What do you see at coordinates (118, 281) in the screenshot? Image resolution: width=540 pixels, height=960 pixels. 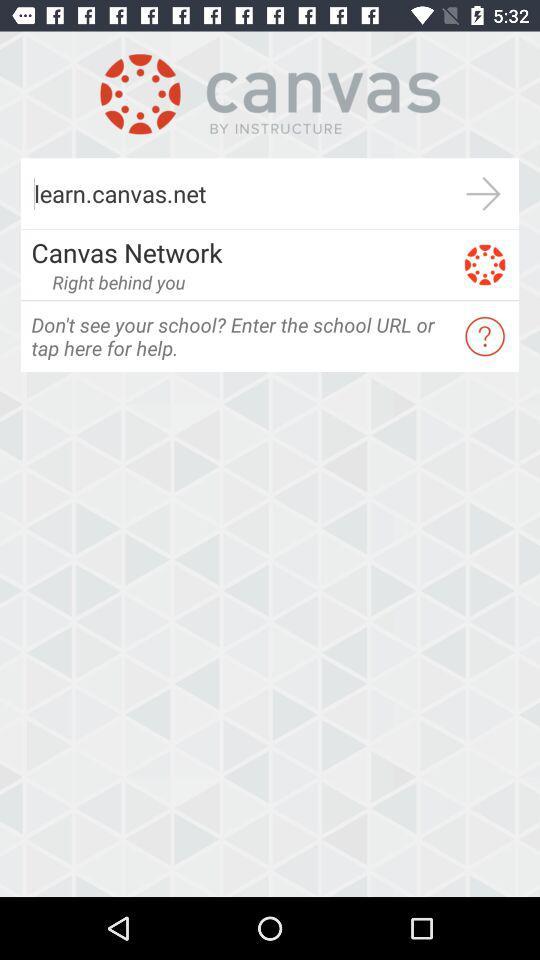 I see `item at the top left corner` at bounding box center [118, 281].